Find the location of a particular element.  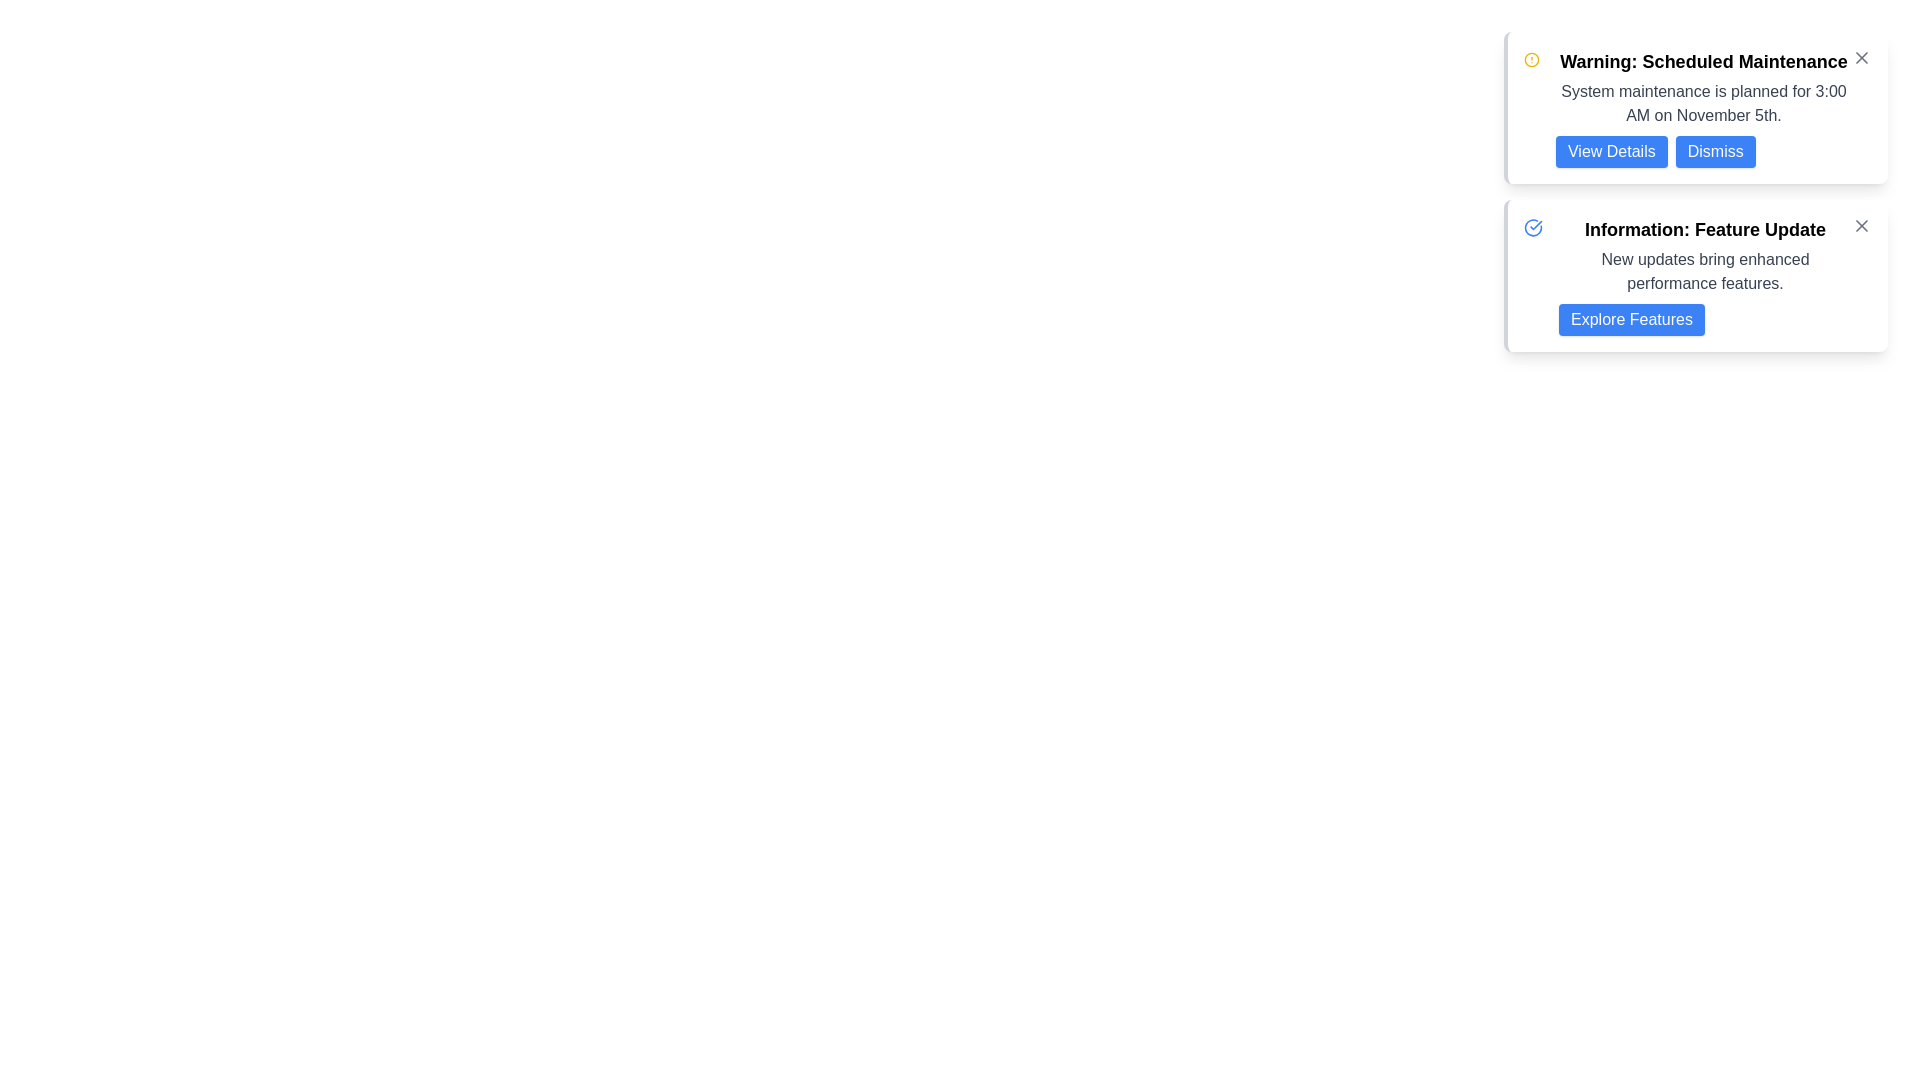

the 'Explore Features' button with a blue background and white text located at the bottom right of the 'Information: Feature Update' card to observe its hover effect is located at coordinates (1632, 319).